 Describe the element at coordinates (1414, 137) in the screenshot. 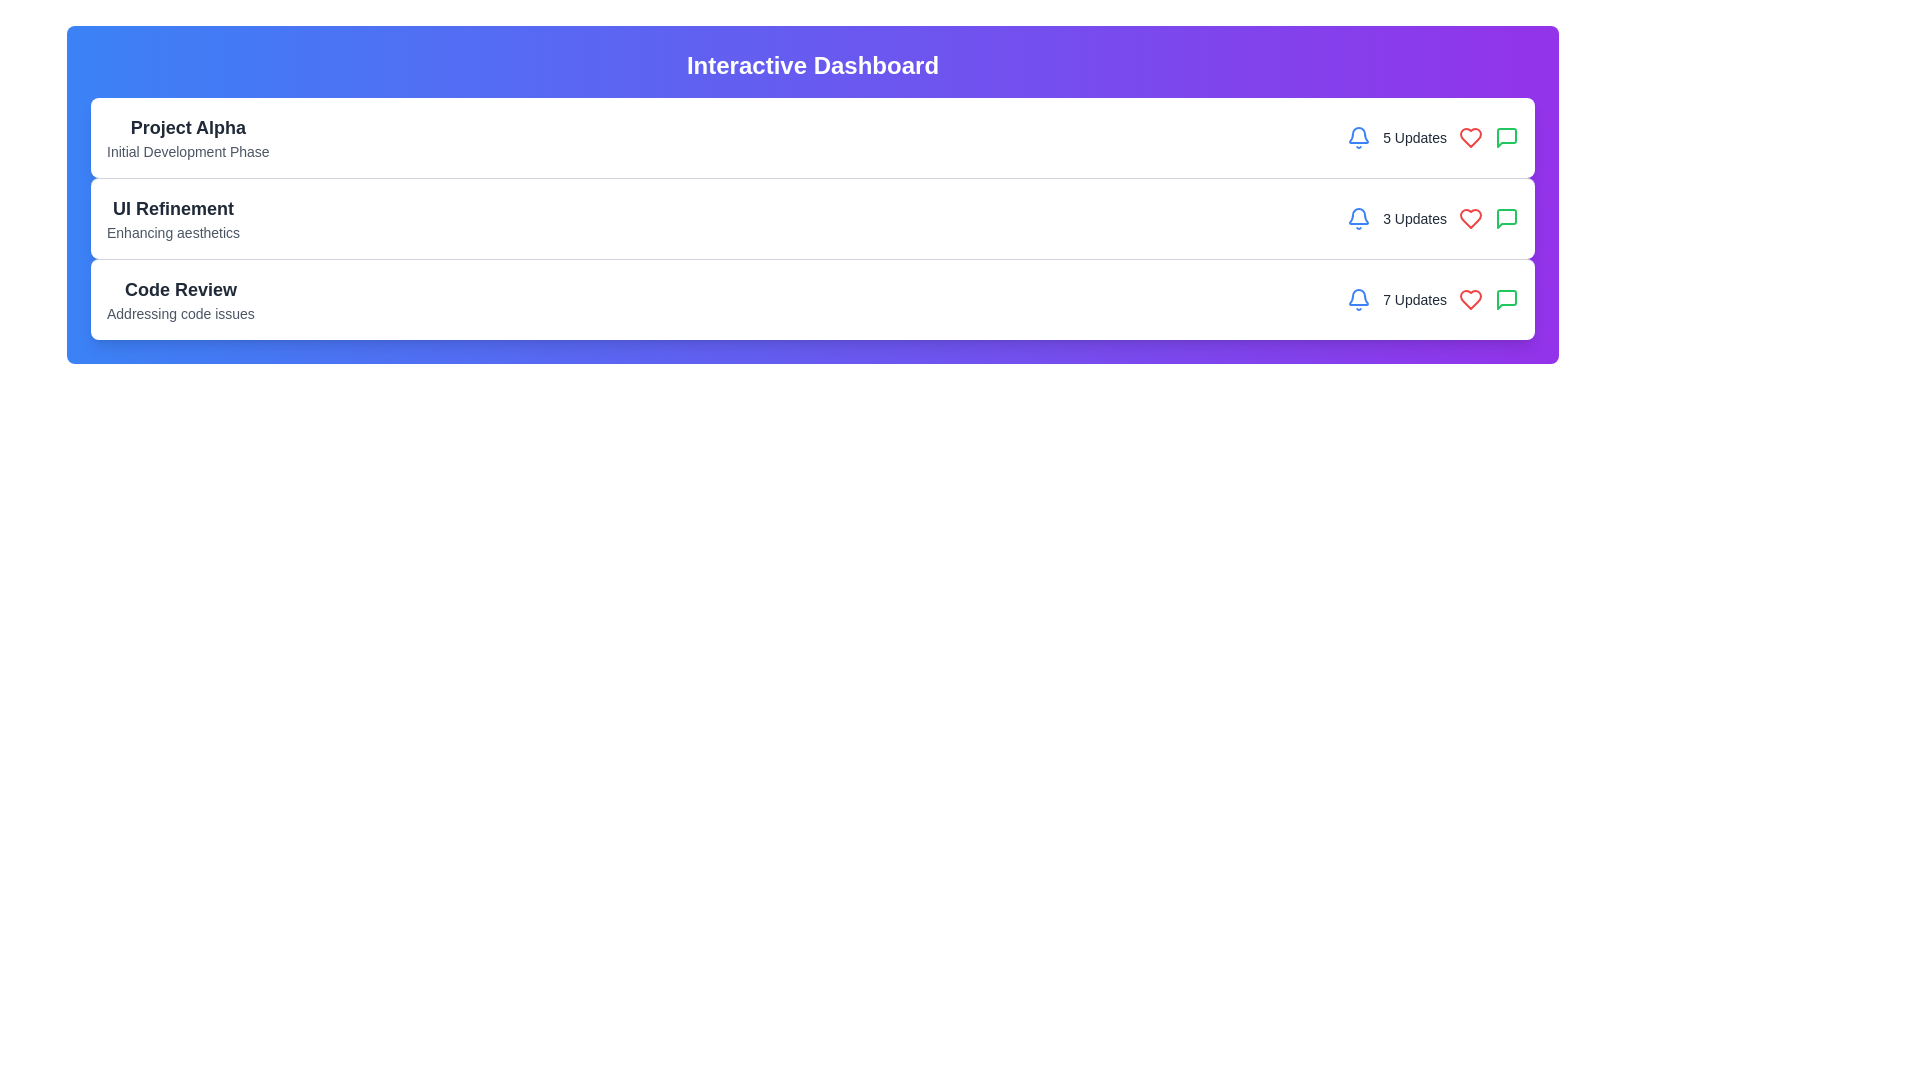

I see `the text label indicating the number of updates related to the project, which is positioned to the right of a blue bell icon and to the left of a red heart icon in the first row of the column layout` at that location.